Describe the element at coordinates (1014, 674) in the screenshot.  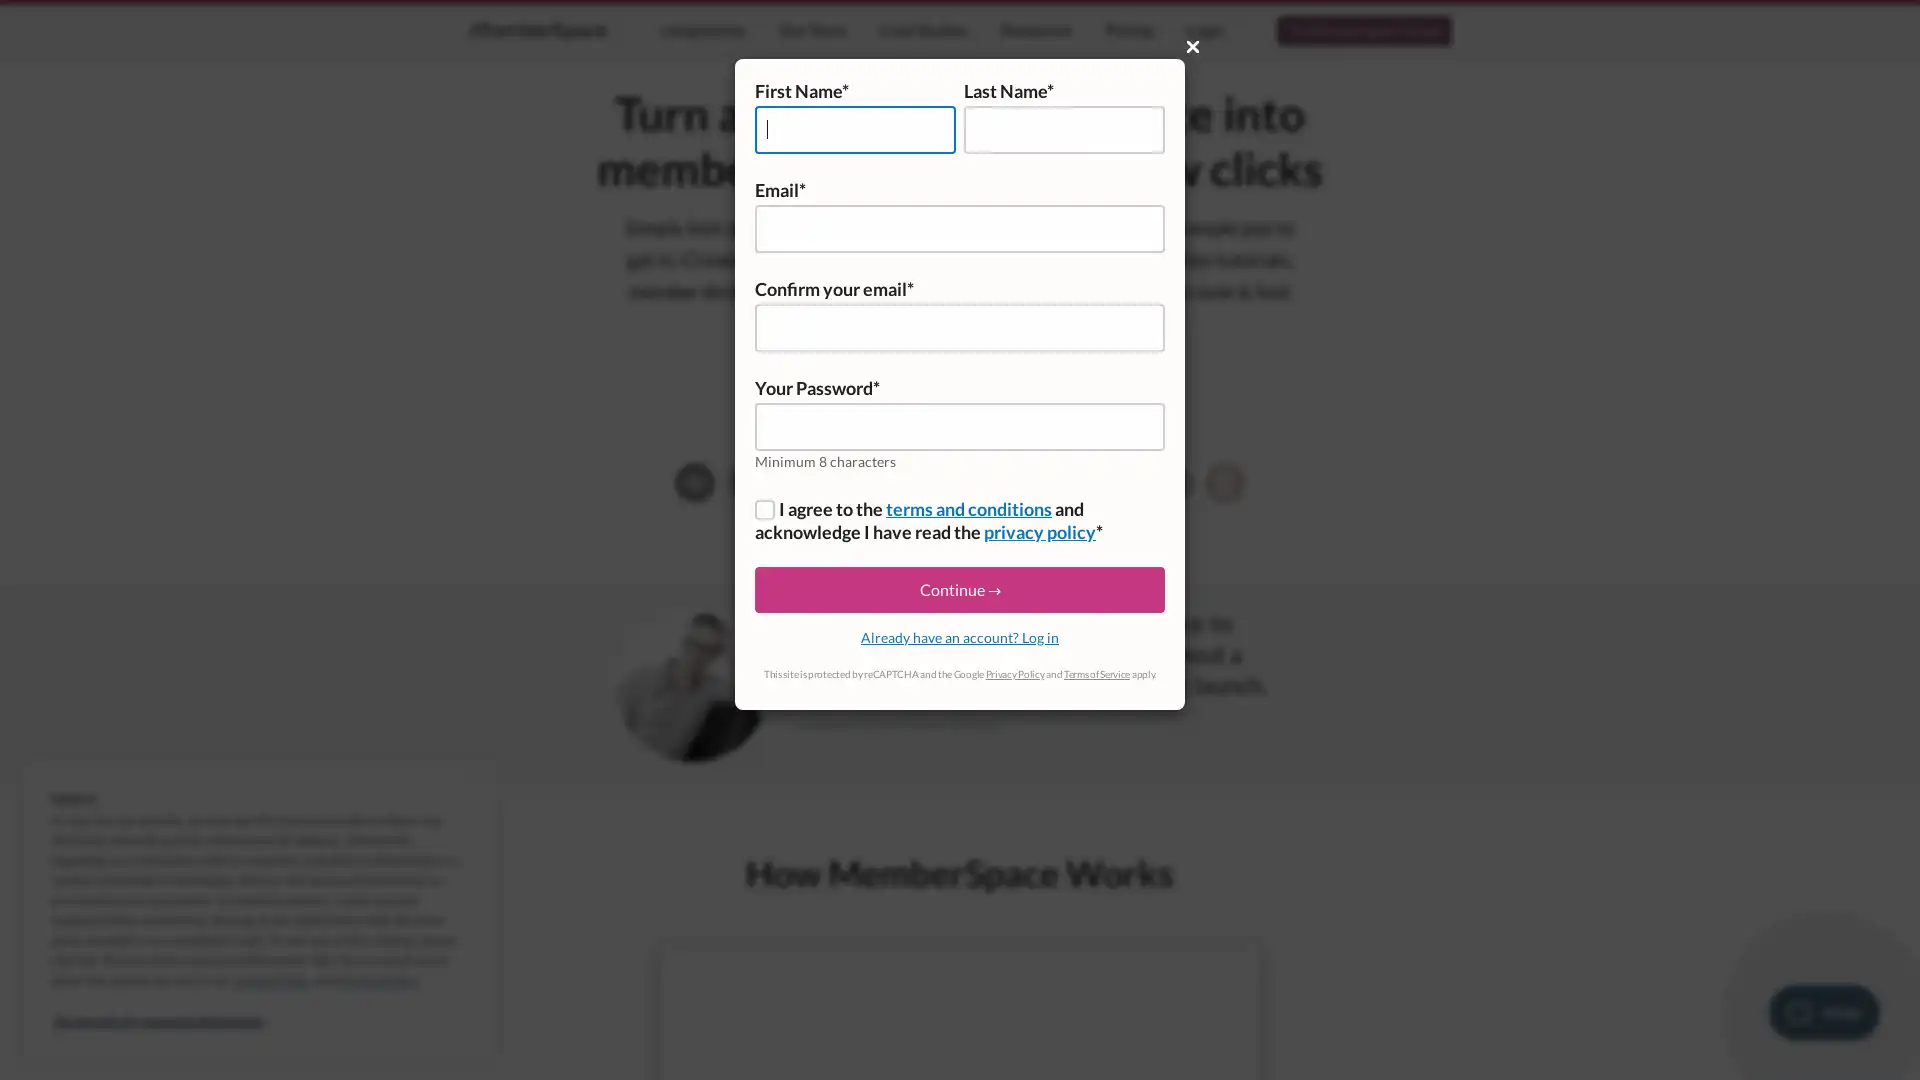
I see `Privacy Policy` at that location.